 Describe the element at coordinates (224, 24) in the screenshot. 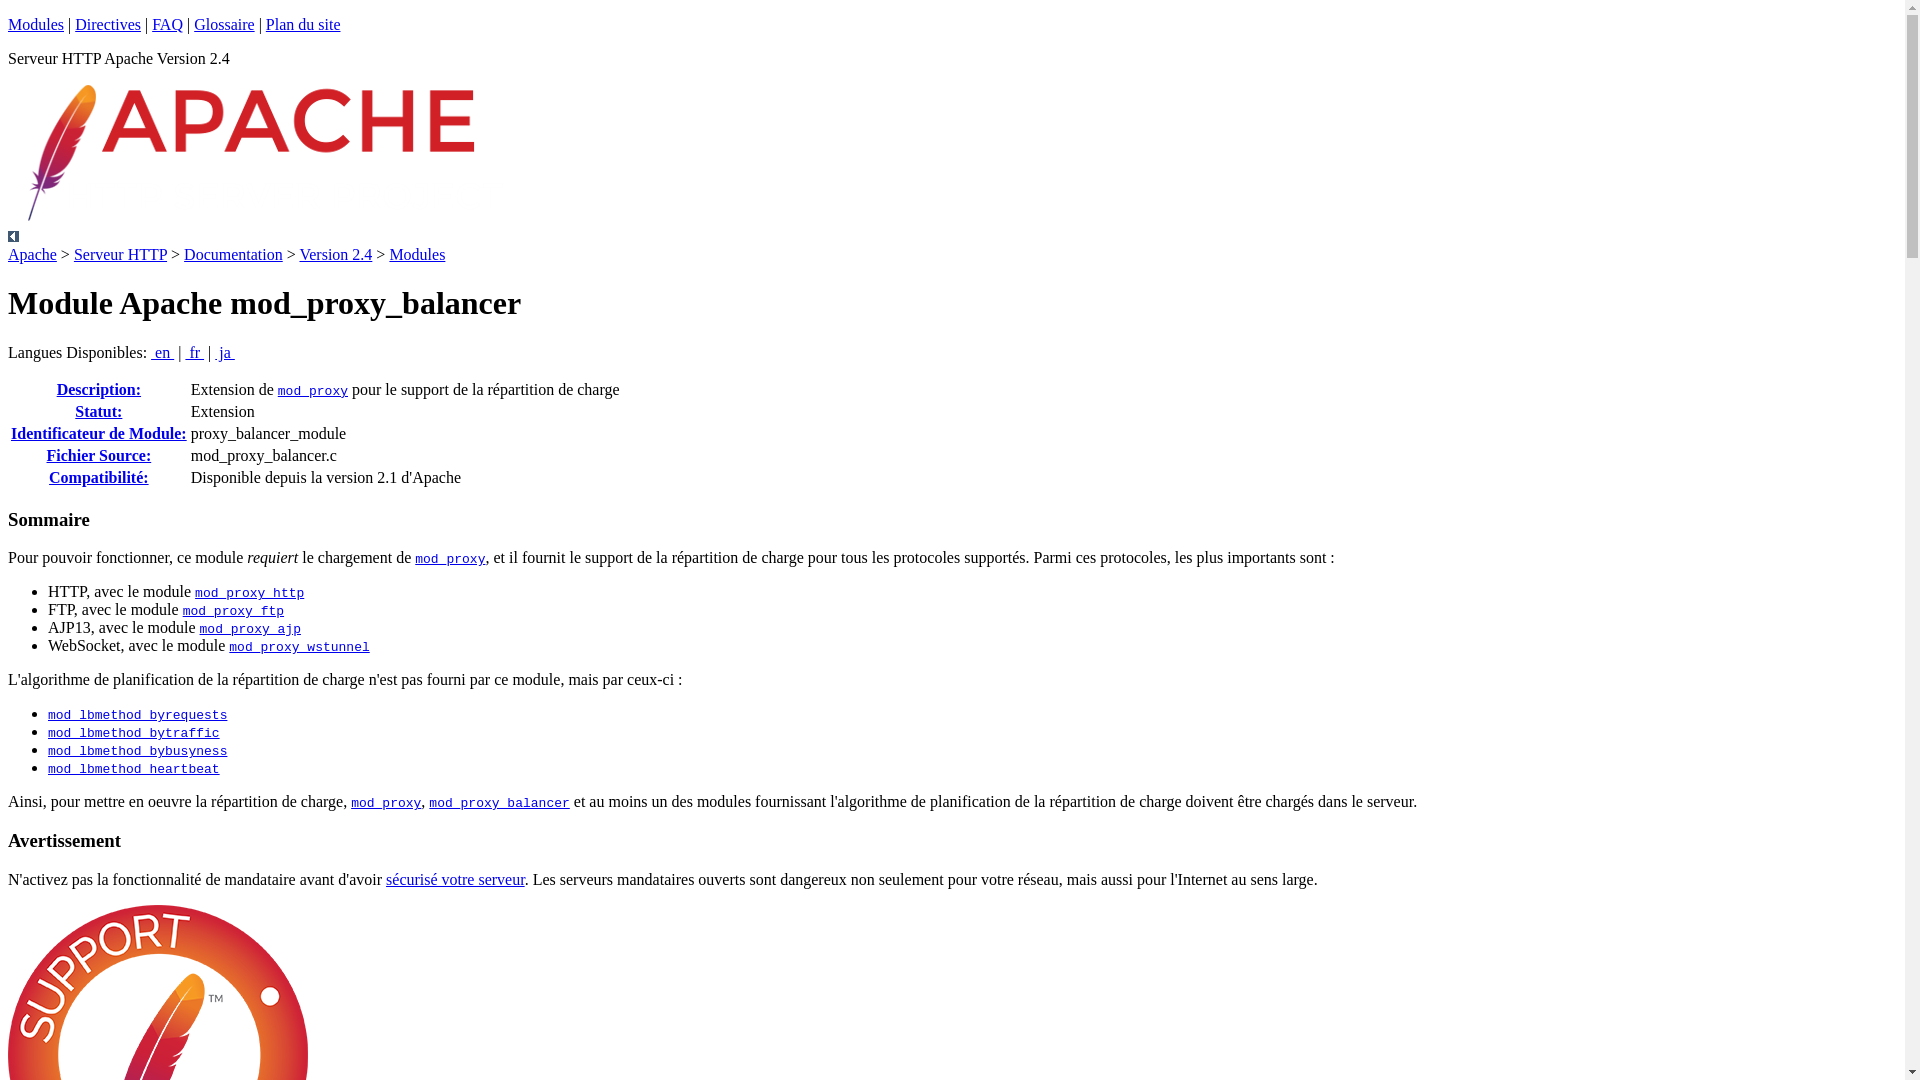

I see `'Glossaire'` at that location.